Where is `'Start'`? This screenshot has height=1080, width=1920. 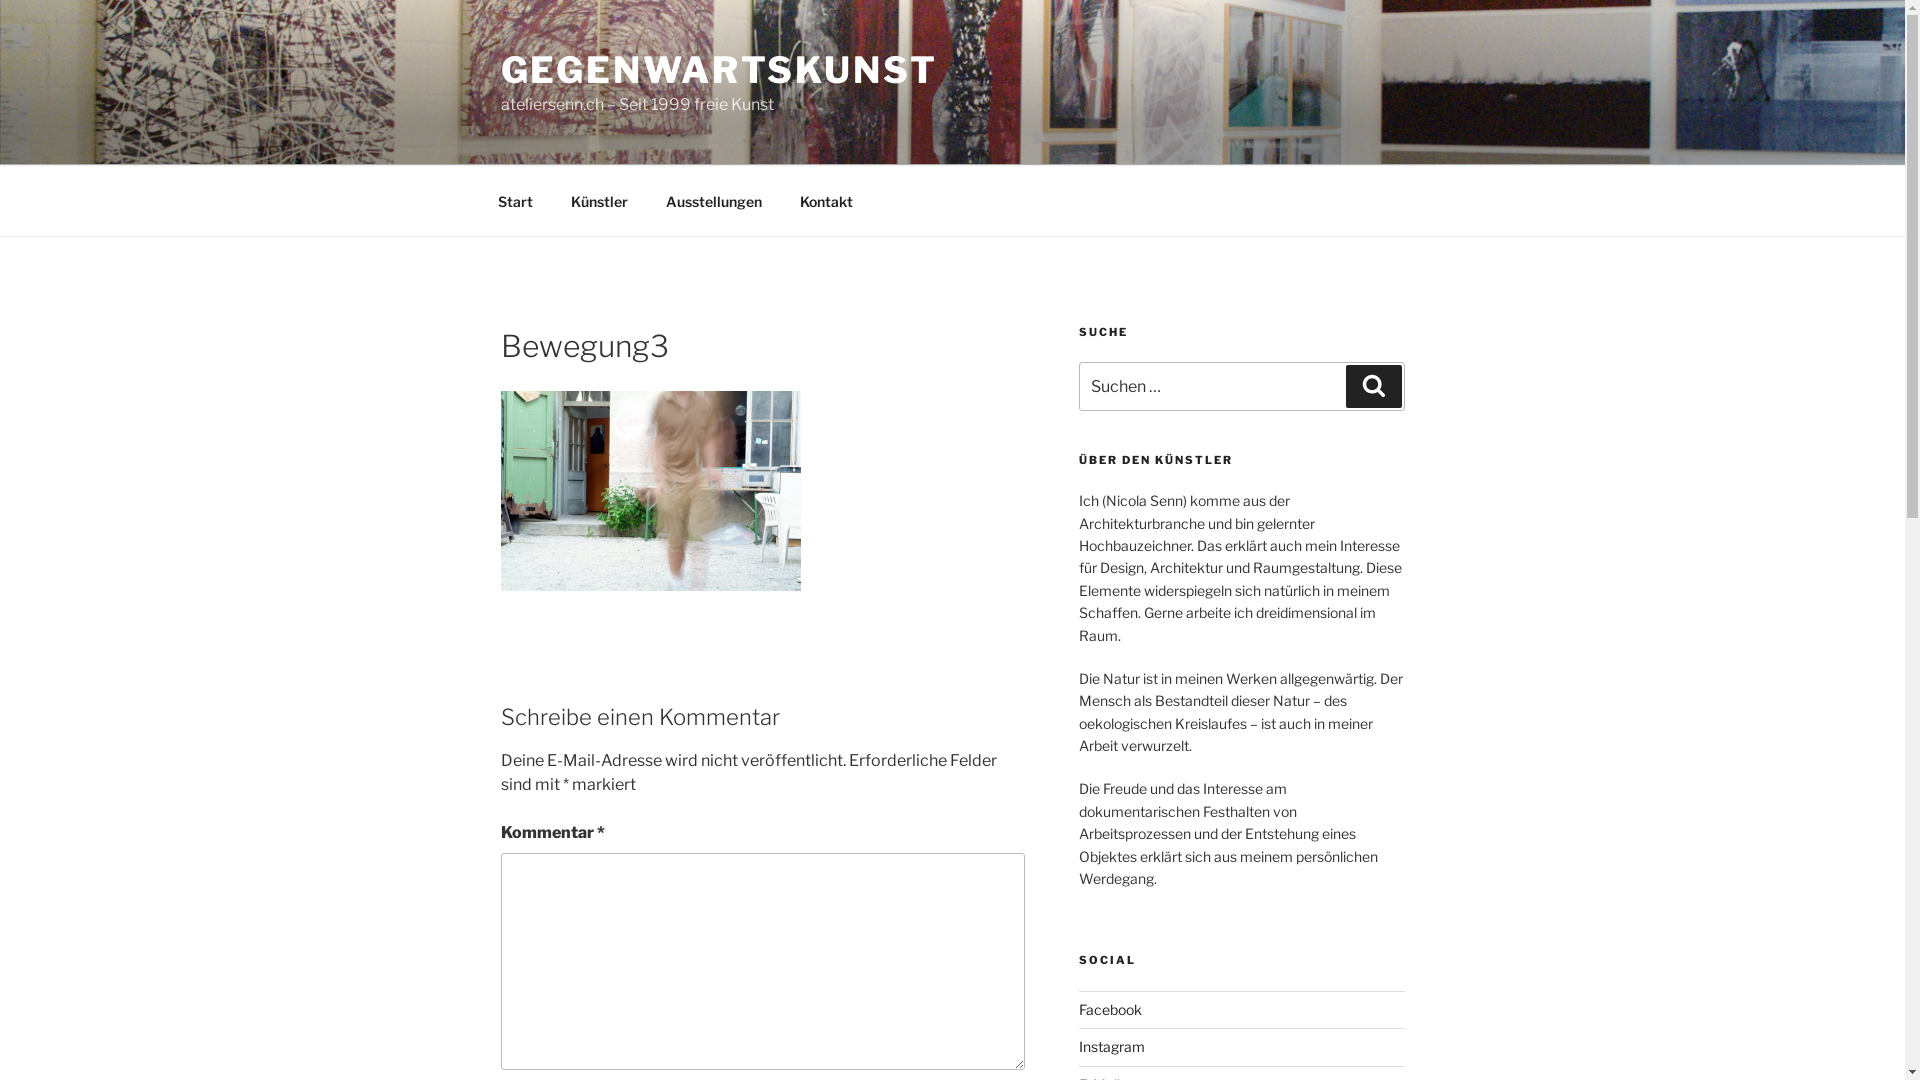
'Start' is located at coordinates (514, 200).